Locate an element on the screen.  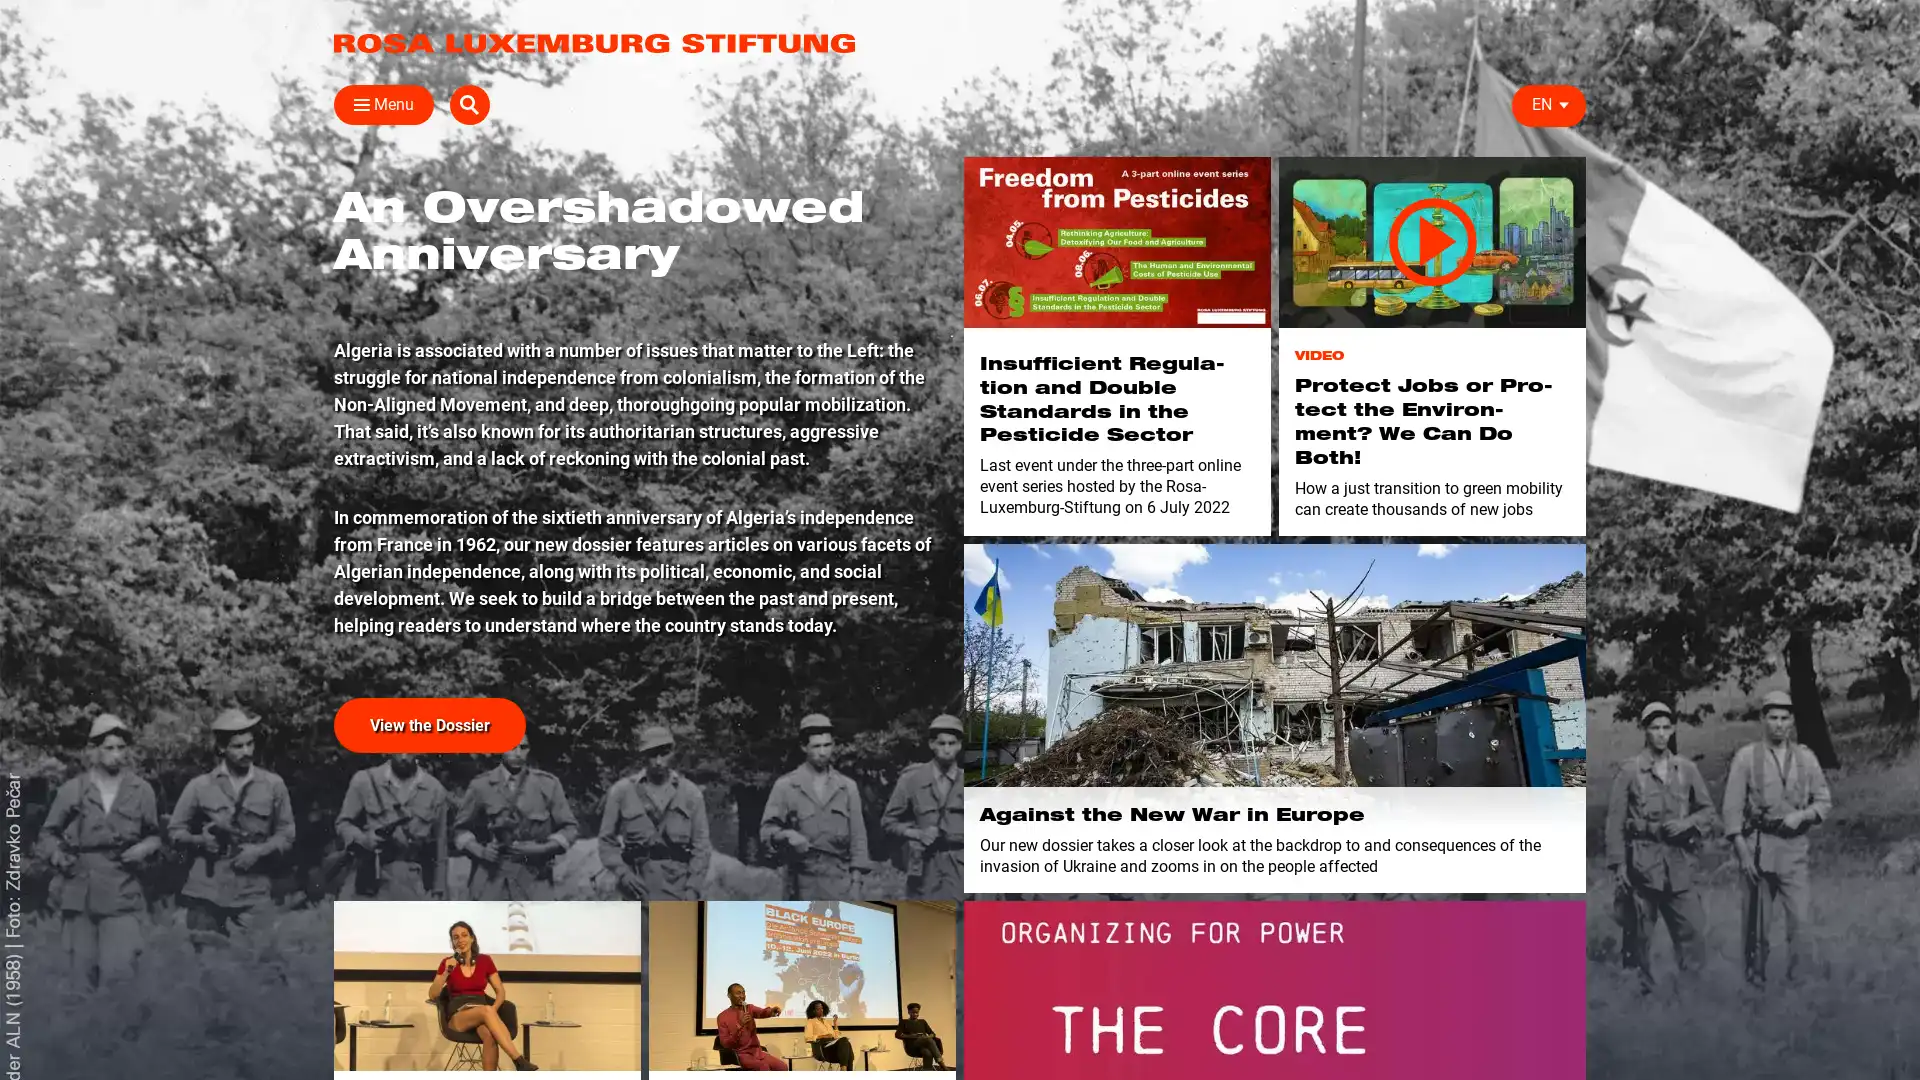
Show more / less is located at coordinates (637, 235).